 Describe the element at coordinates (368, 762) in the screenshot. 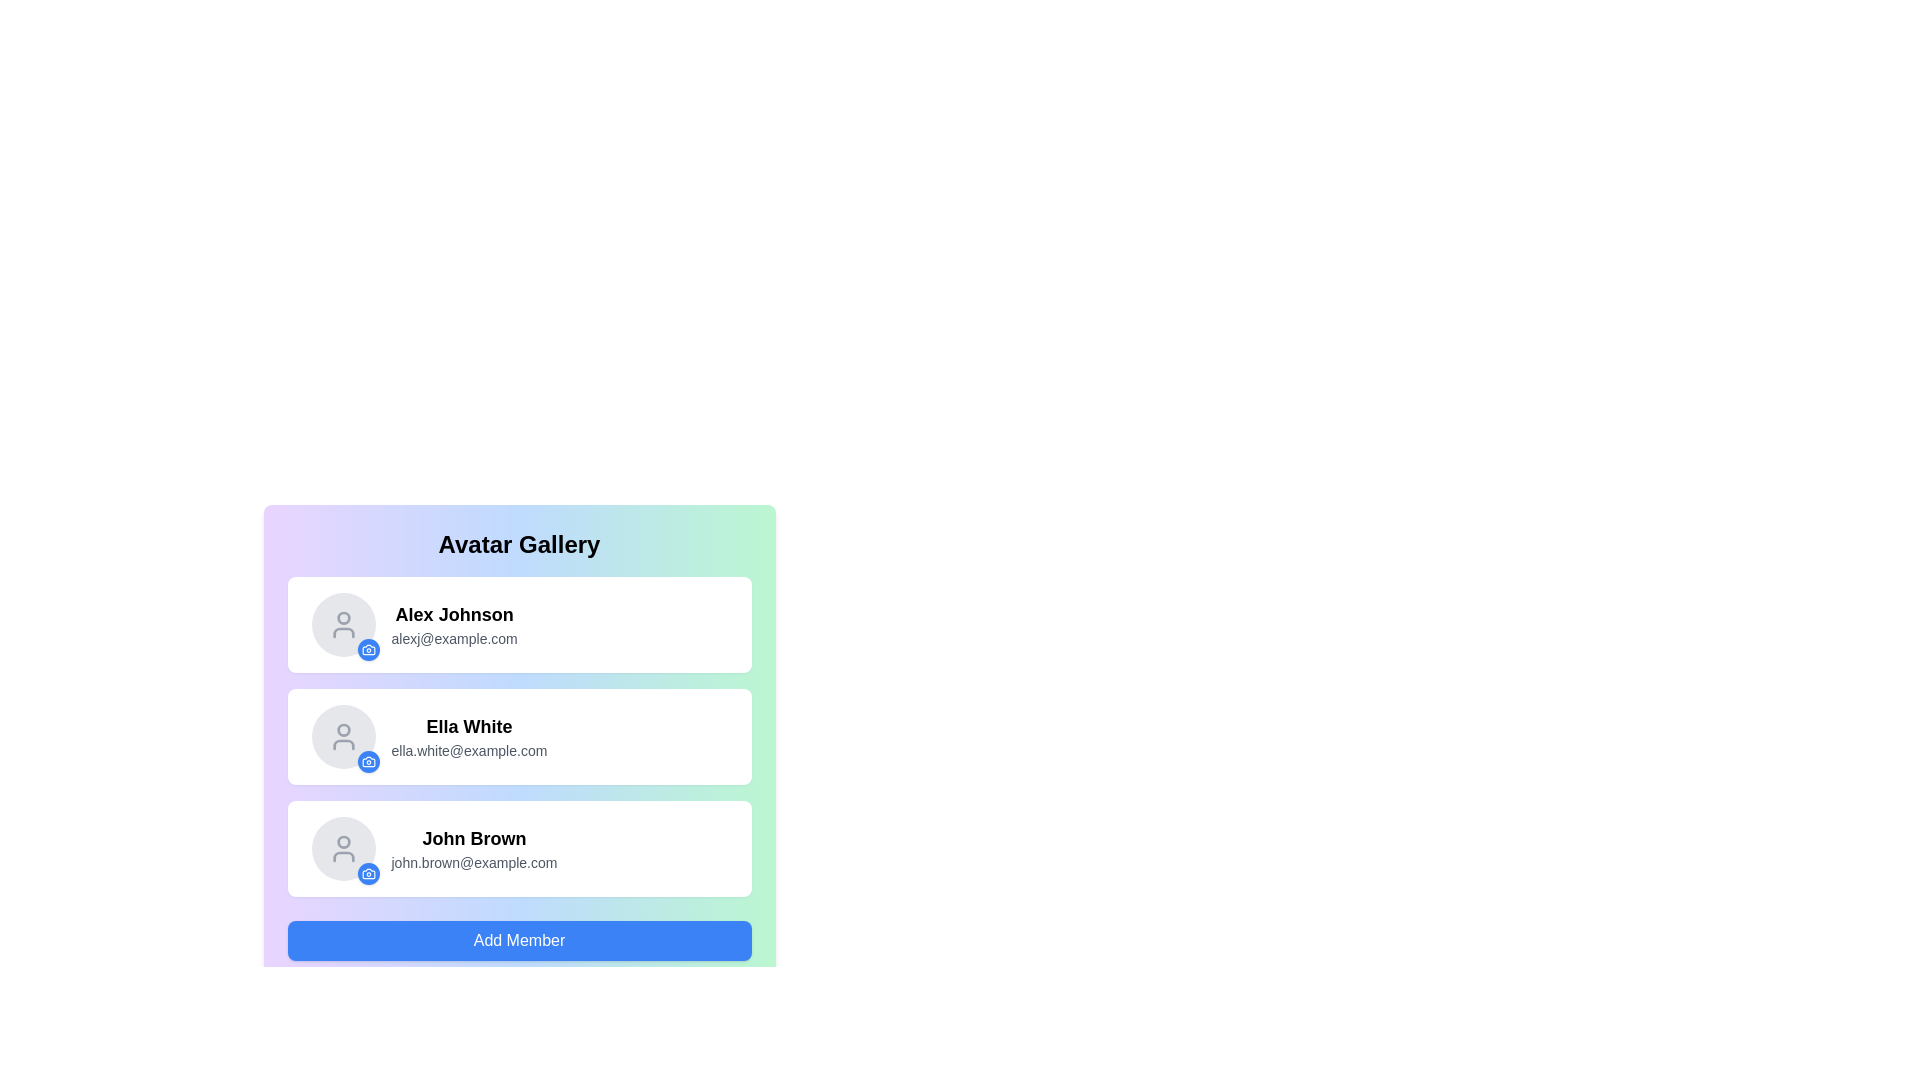

I see `the circular blue button with a white camera icon located at the bottom-right corner of the second circular avatar area representing the user Ella White` at that location.